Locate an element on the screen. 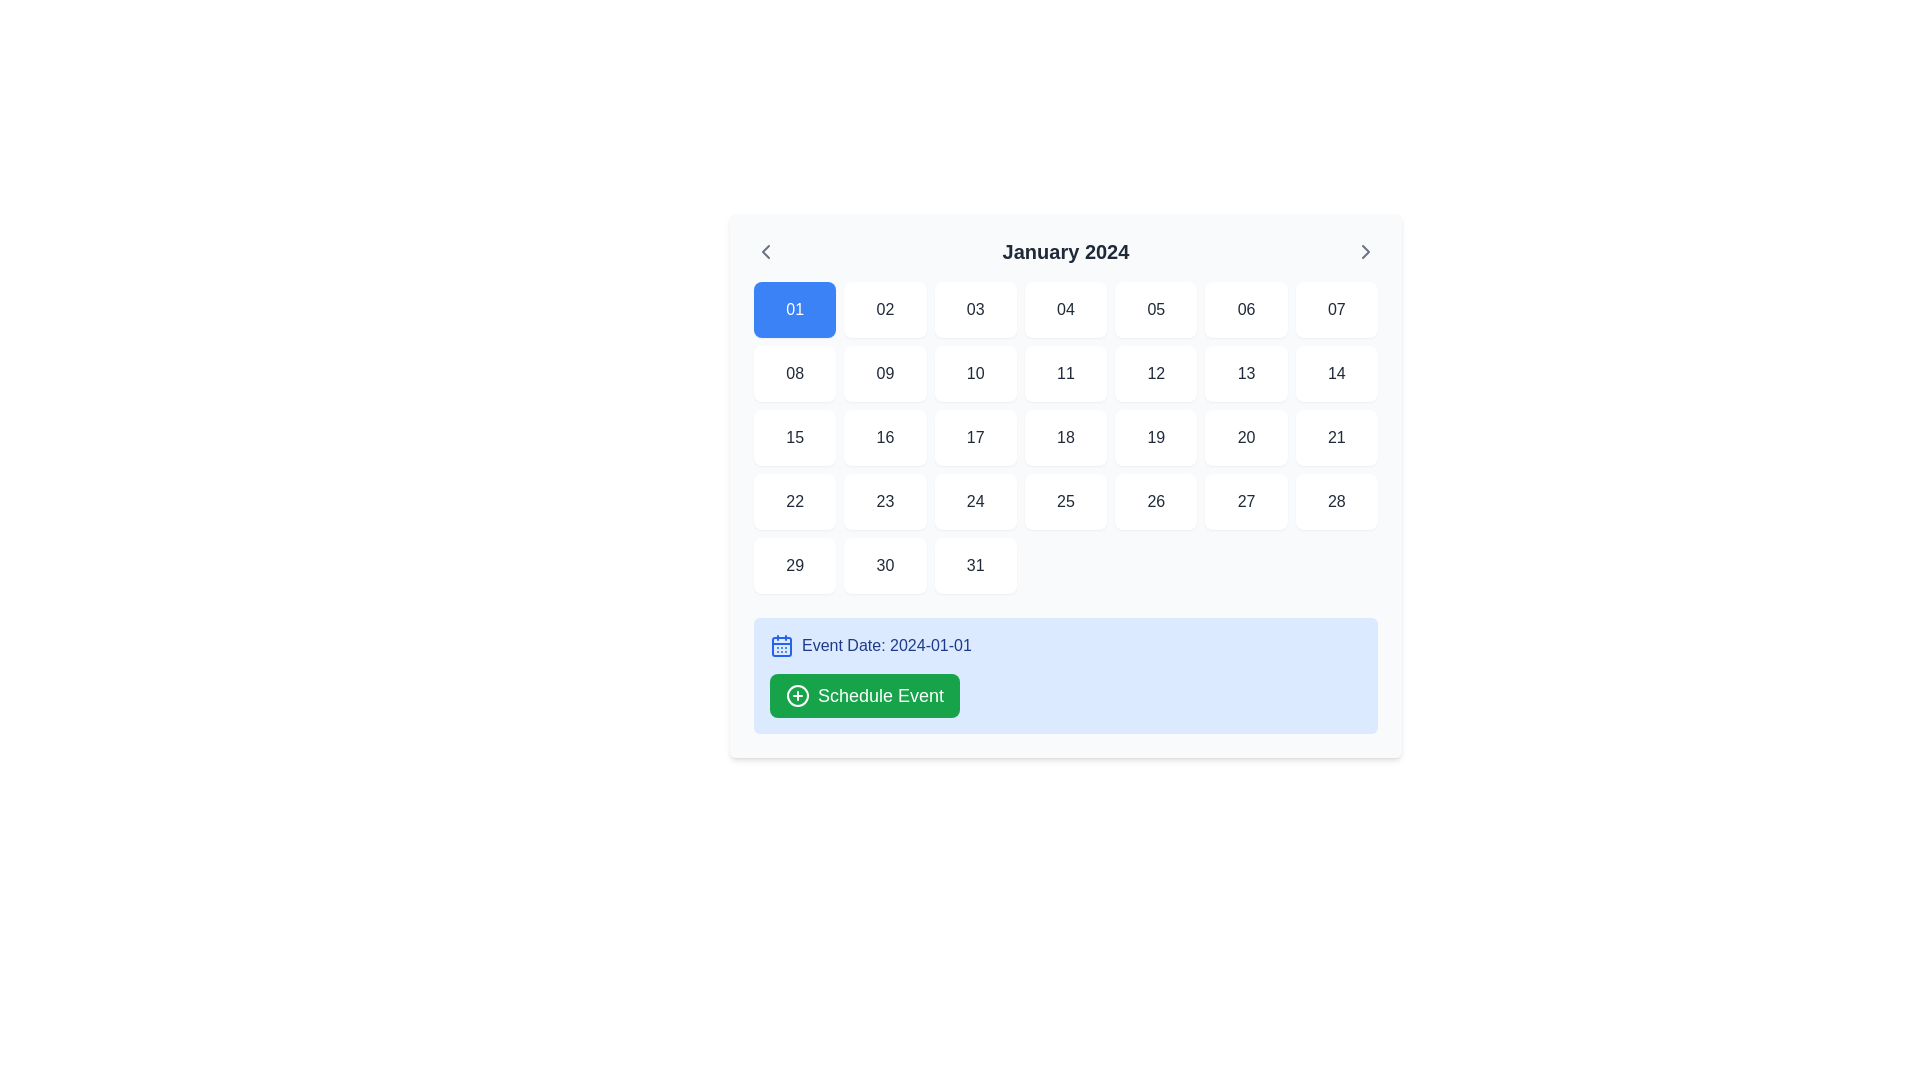 The width and height of the screenshot is (1920, 1080). the calendar icon with a blue outline and small dots, located in the bottom section of the layout, to the left of the text 'Event Date: 2024-01-01' is located at coordinates (781, 645).